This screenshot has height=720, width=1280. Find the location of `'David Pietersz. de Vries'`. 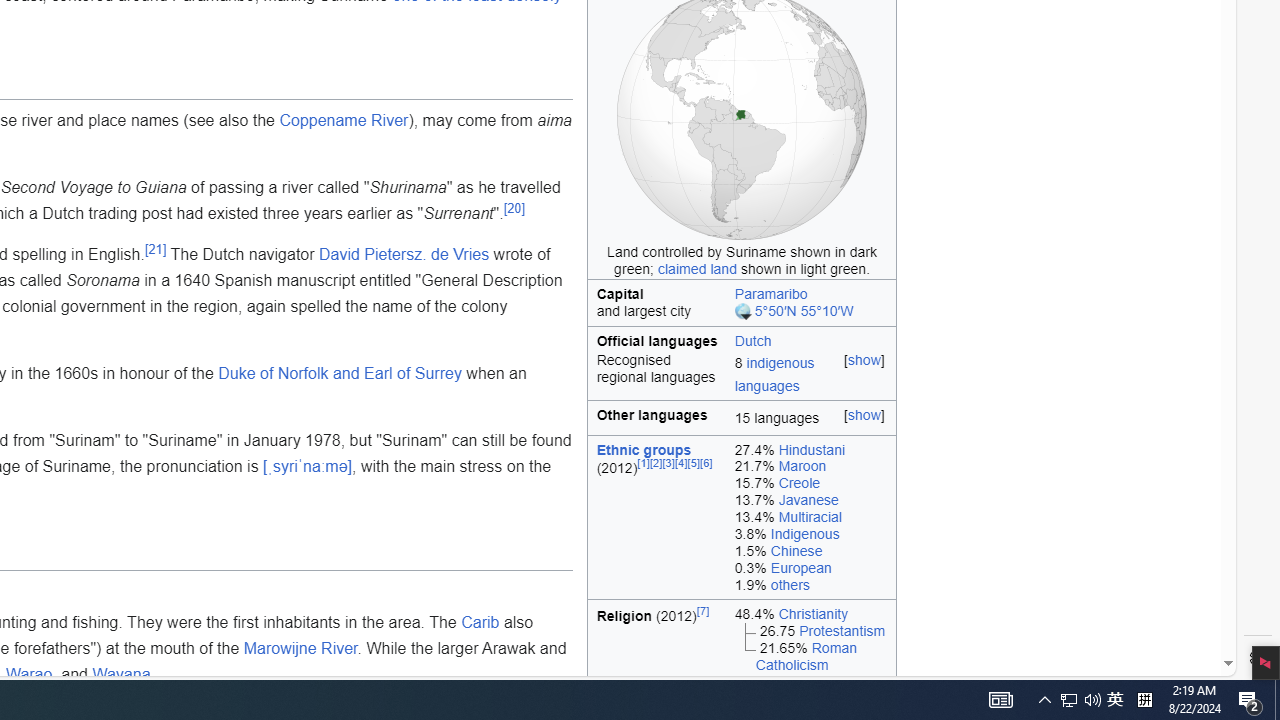

'David Pietersz. de Vries' is located at coordinates (403, 254).